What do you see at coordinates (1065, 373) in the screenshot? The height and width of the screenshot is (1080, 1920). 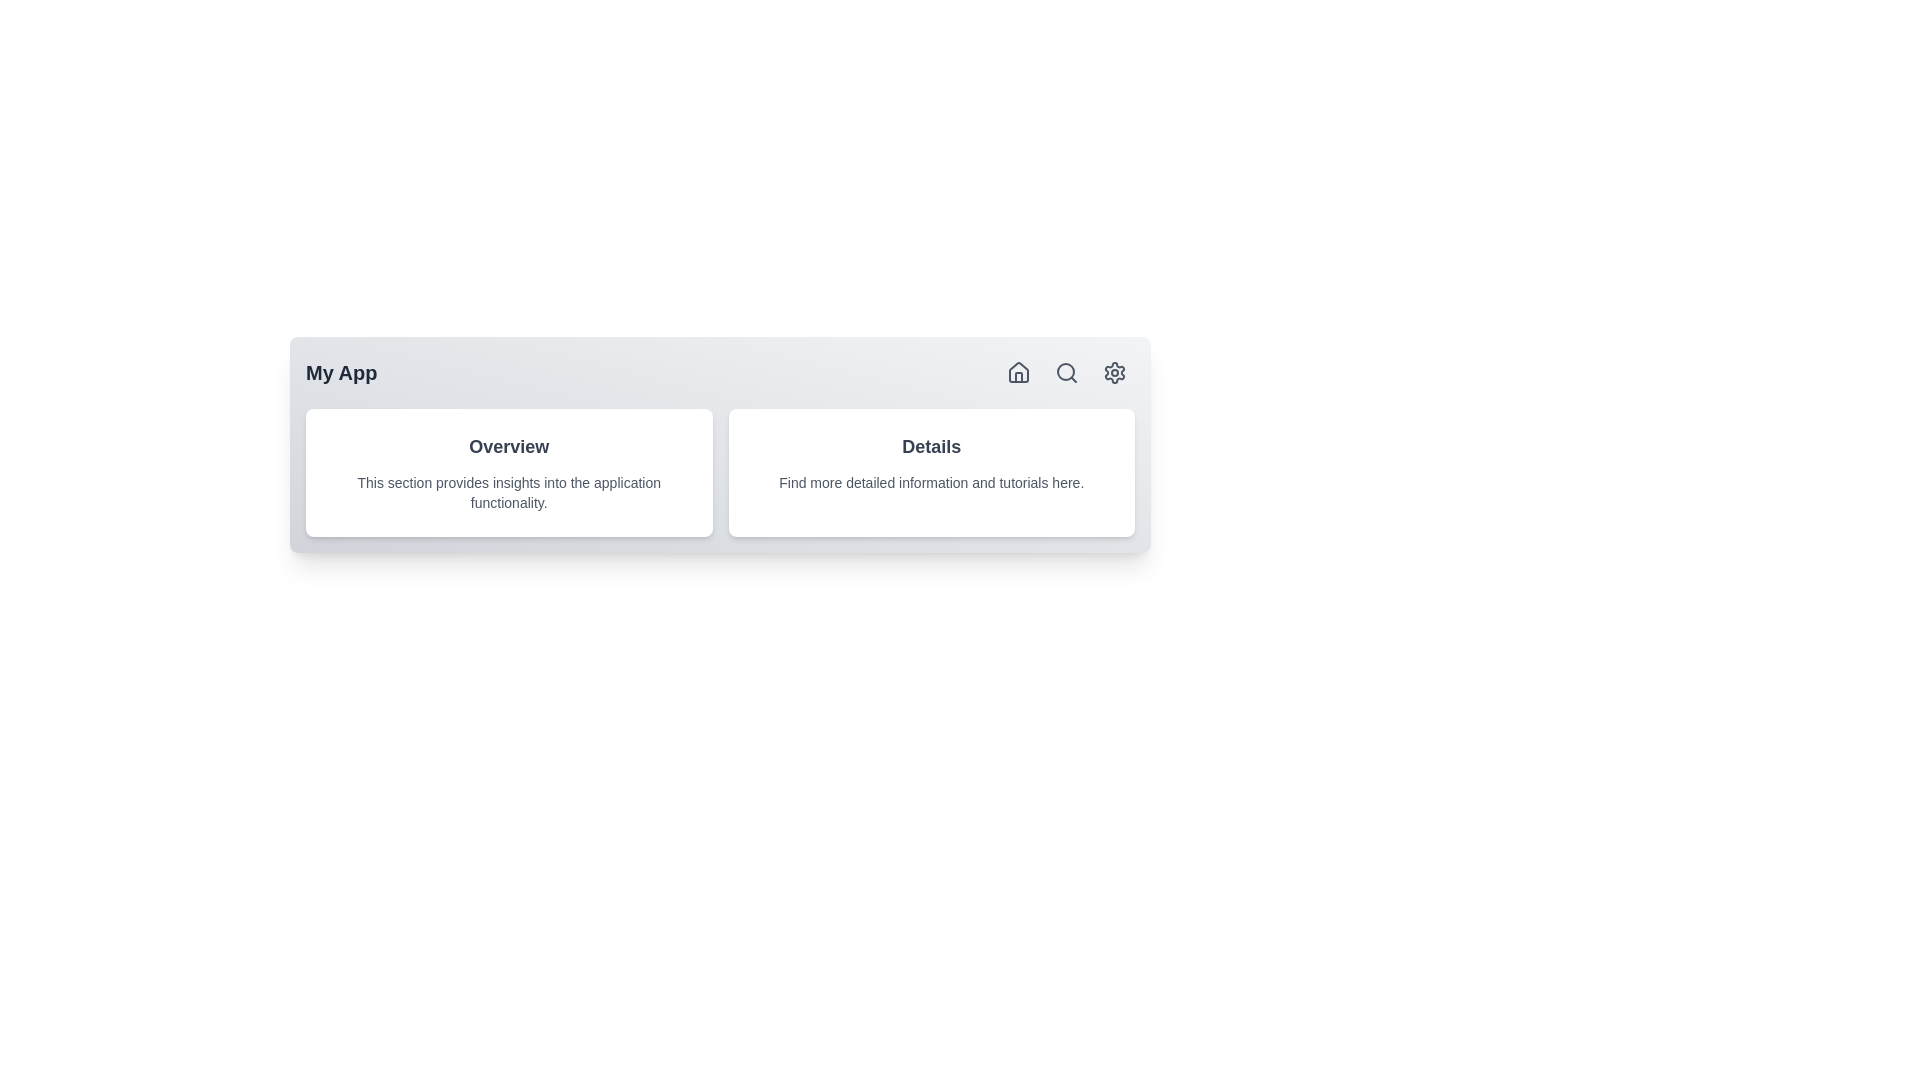 I see `the search button icon, which is represented by a magnifying glass and is the second icon in a row of three, located towards the top-right of the interface` at bounding box center [1065, 373].